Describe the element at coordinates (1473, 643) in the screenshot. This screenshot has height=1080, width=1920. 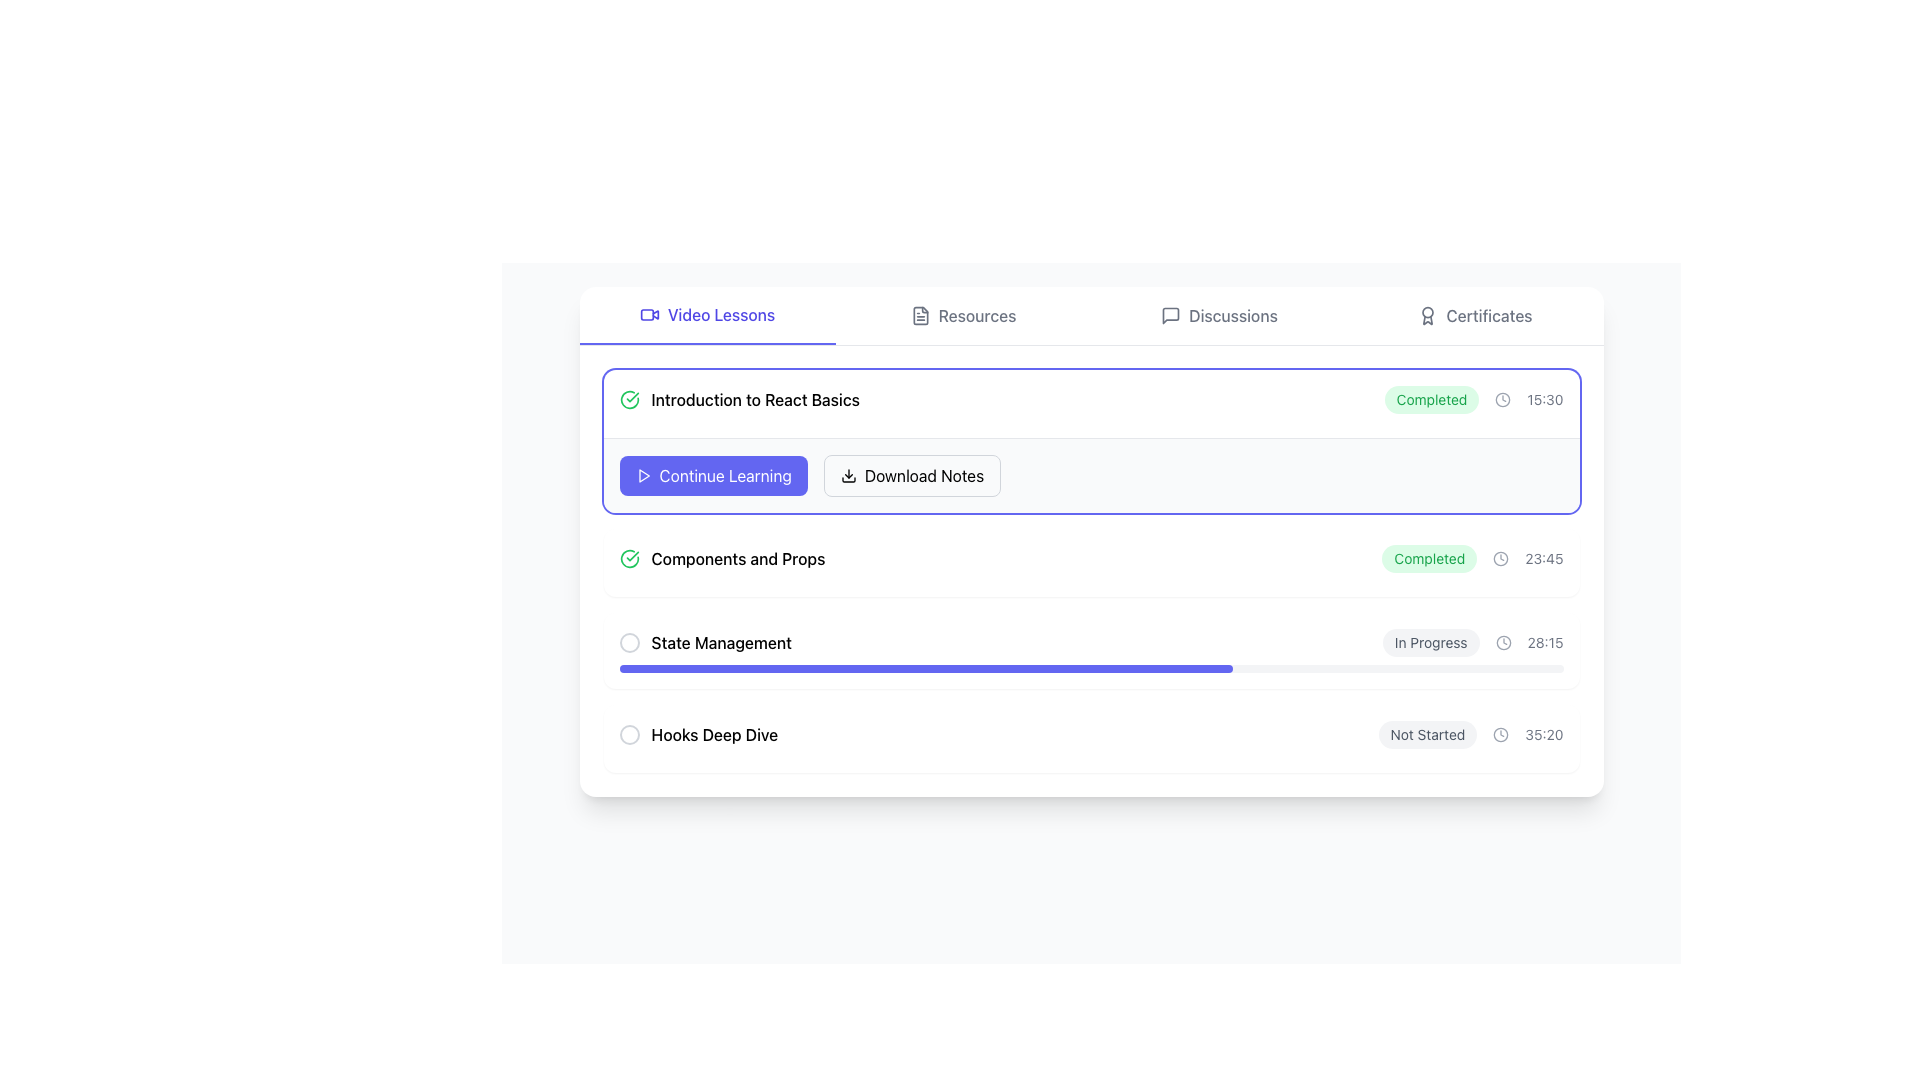
I see `the timestamp displayed on the Status indicator in the 'State Management' section, which shows the current progress state as 'In Progress'` at that location.